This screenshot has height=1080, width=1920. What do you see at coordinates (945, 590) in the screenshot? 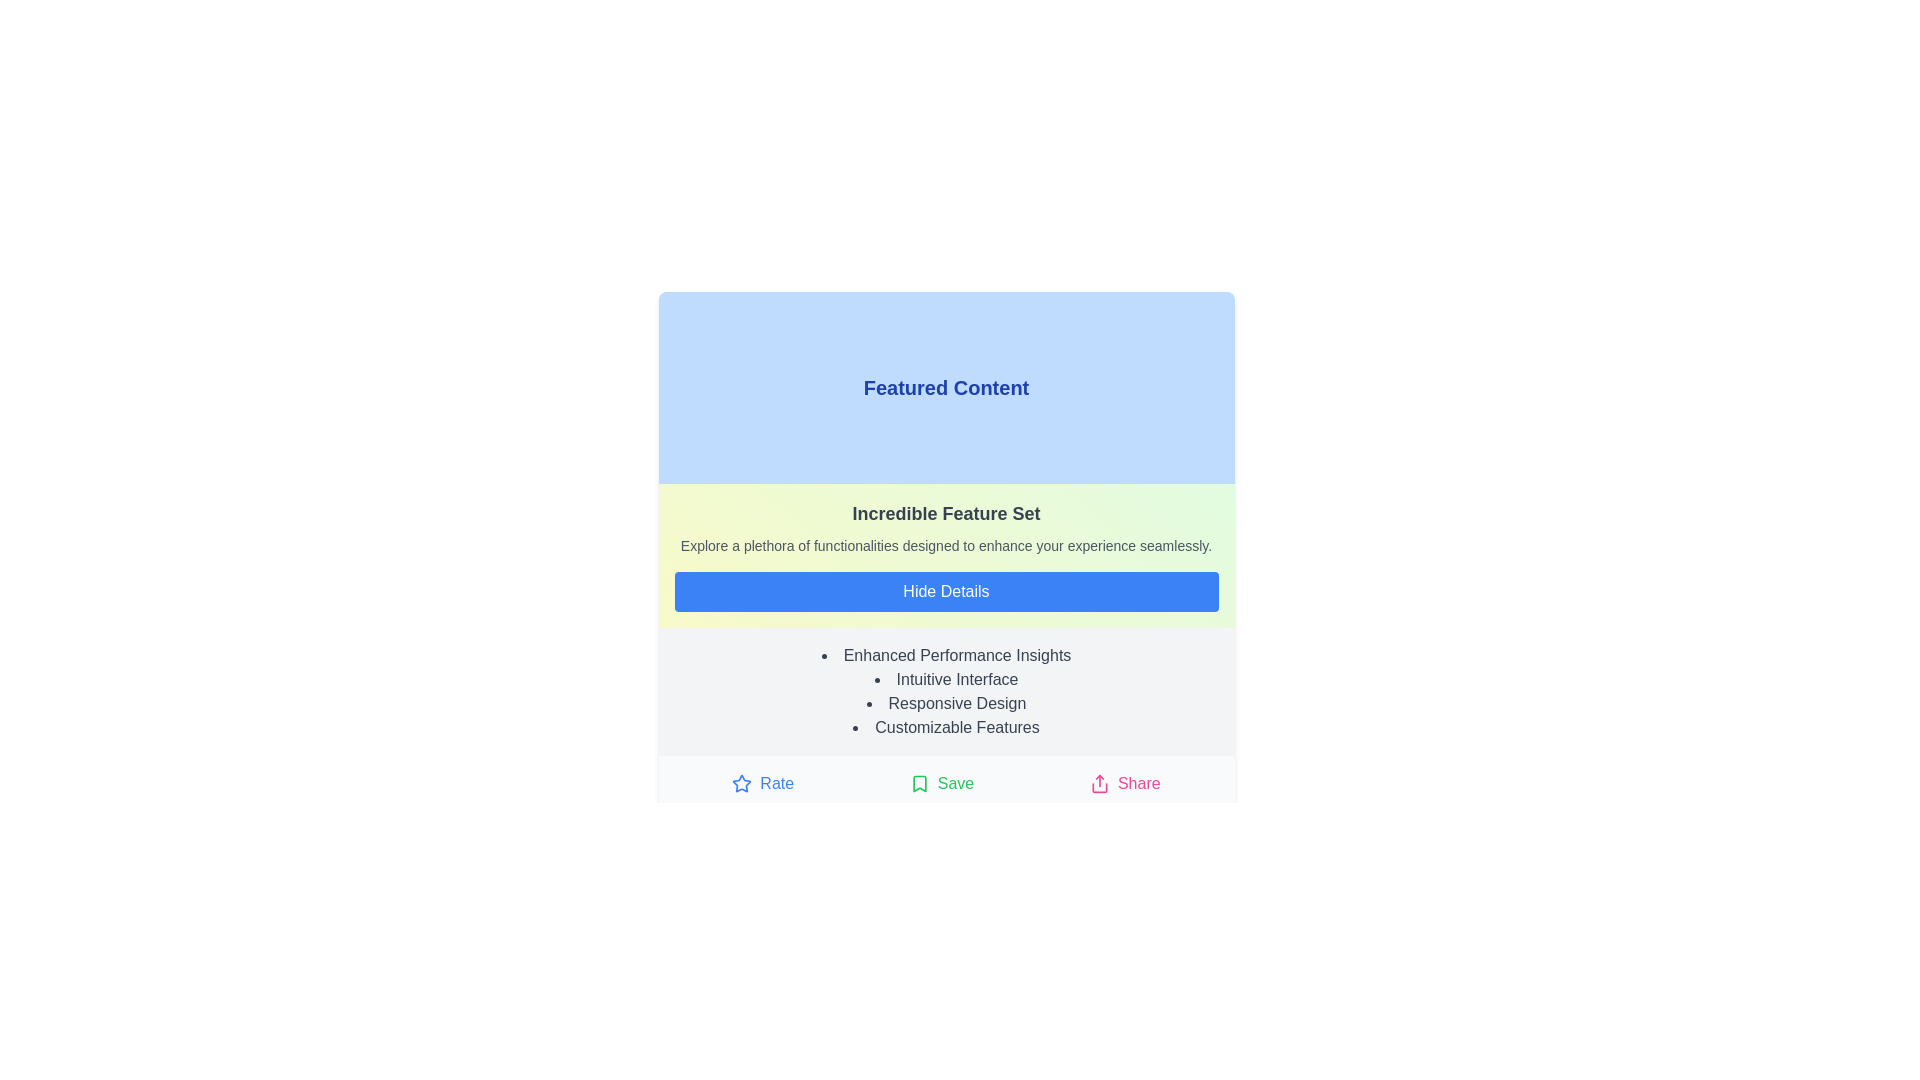
I see `the button labeled 'Hide Details' which has a blue background and rounded corners, positioned below the text 'Explore a plethora of functionalities designed to enhance your experience seamlessly'` at bounding box center [945, 590].